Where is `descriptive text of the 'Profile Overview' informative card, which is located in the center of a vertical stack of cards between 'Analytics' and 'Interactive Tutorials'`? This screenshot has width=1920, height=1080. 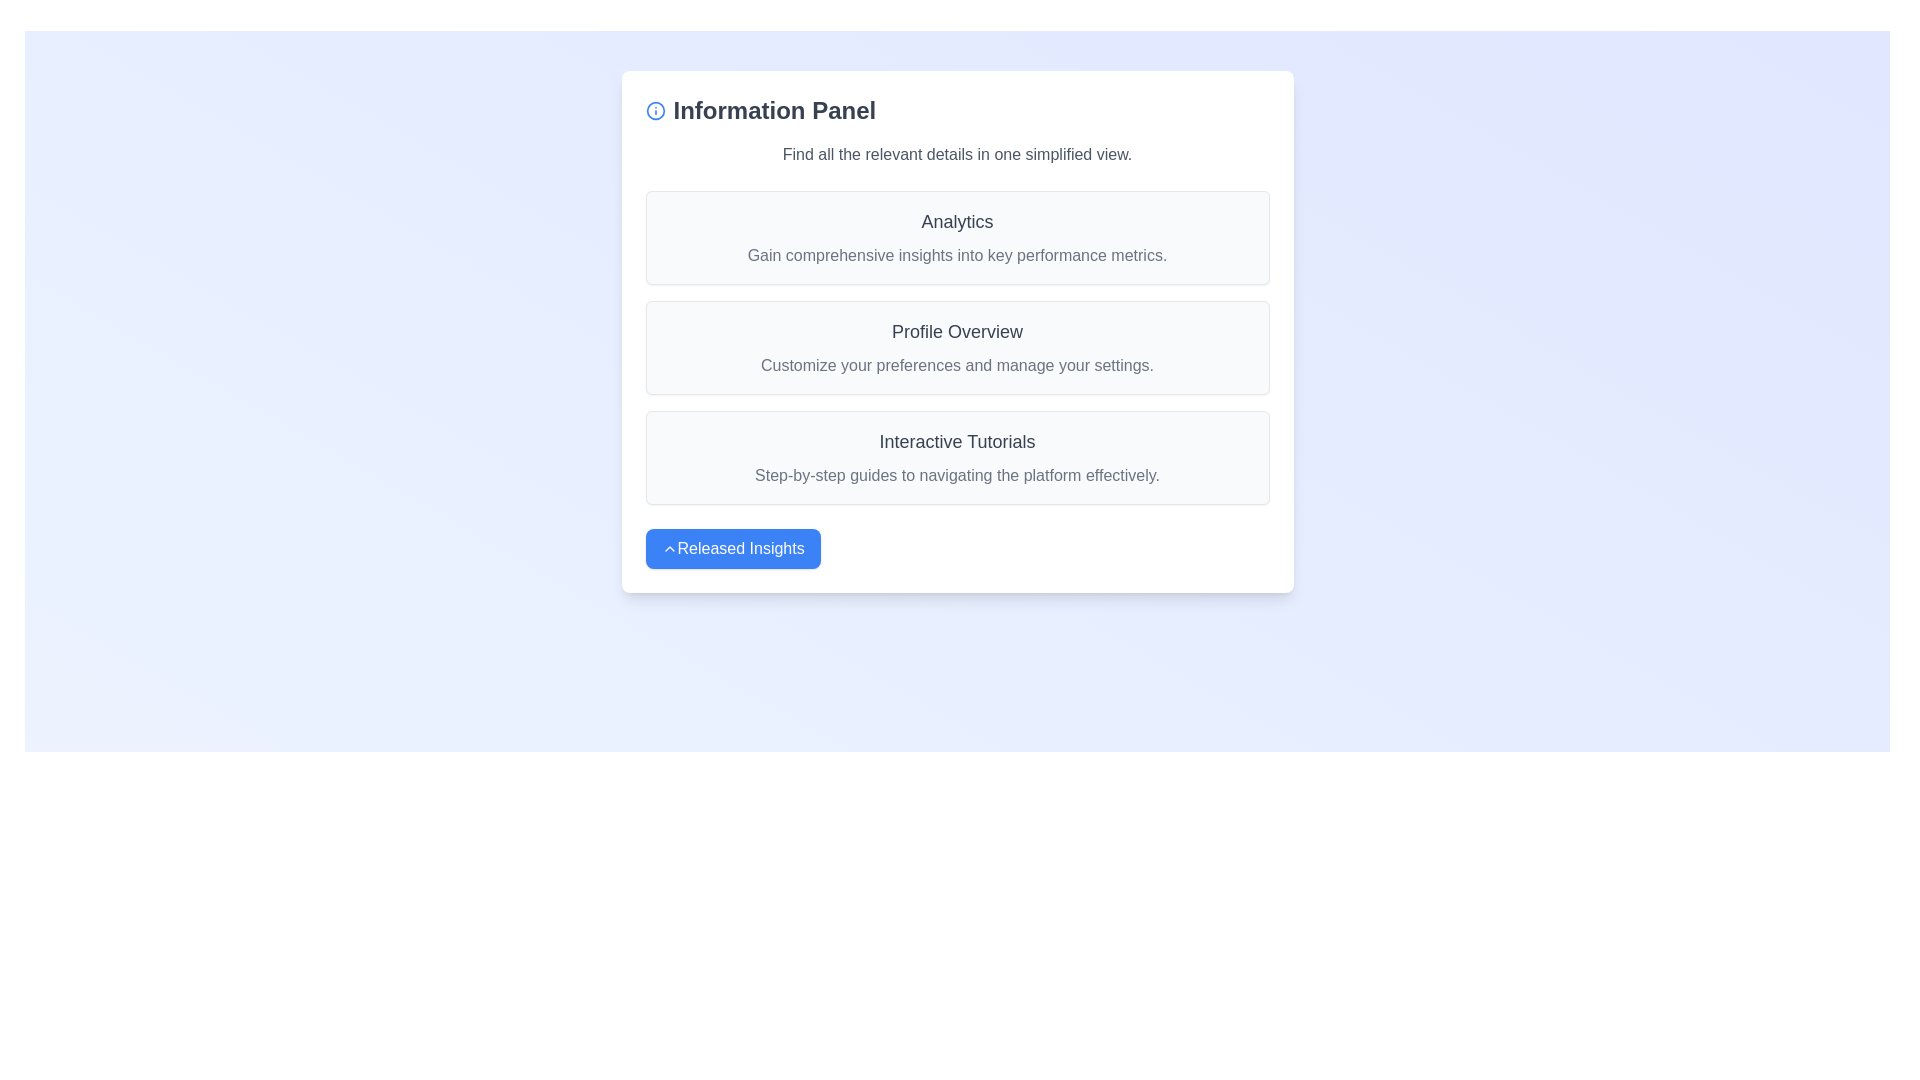
descriptive text of the 'Profile Overview' informative card, which is located in the center of a vertical stack of cards between 'Analytics' and 'Interactive Tutorials' is located at coordinates (956, 346).